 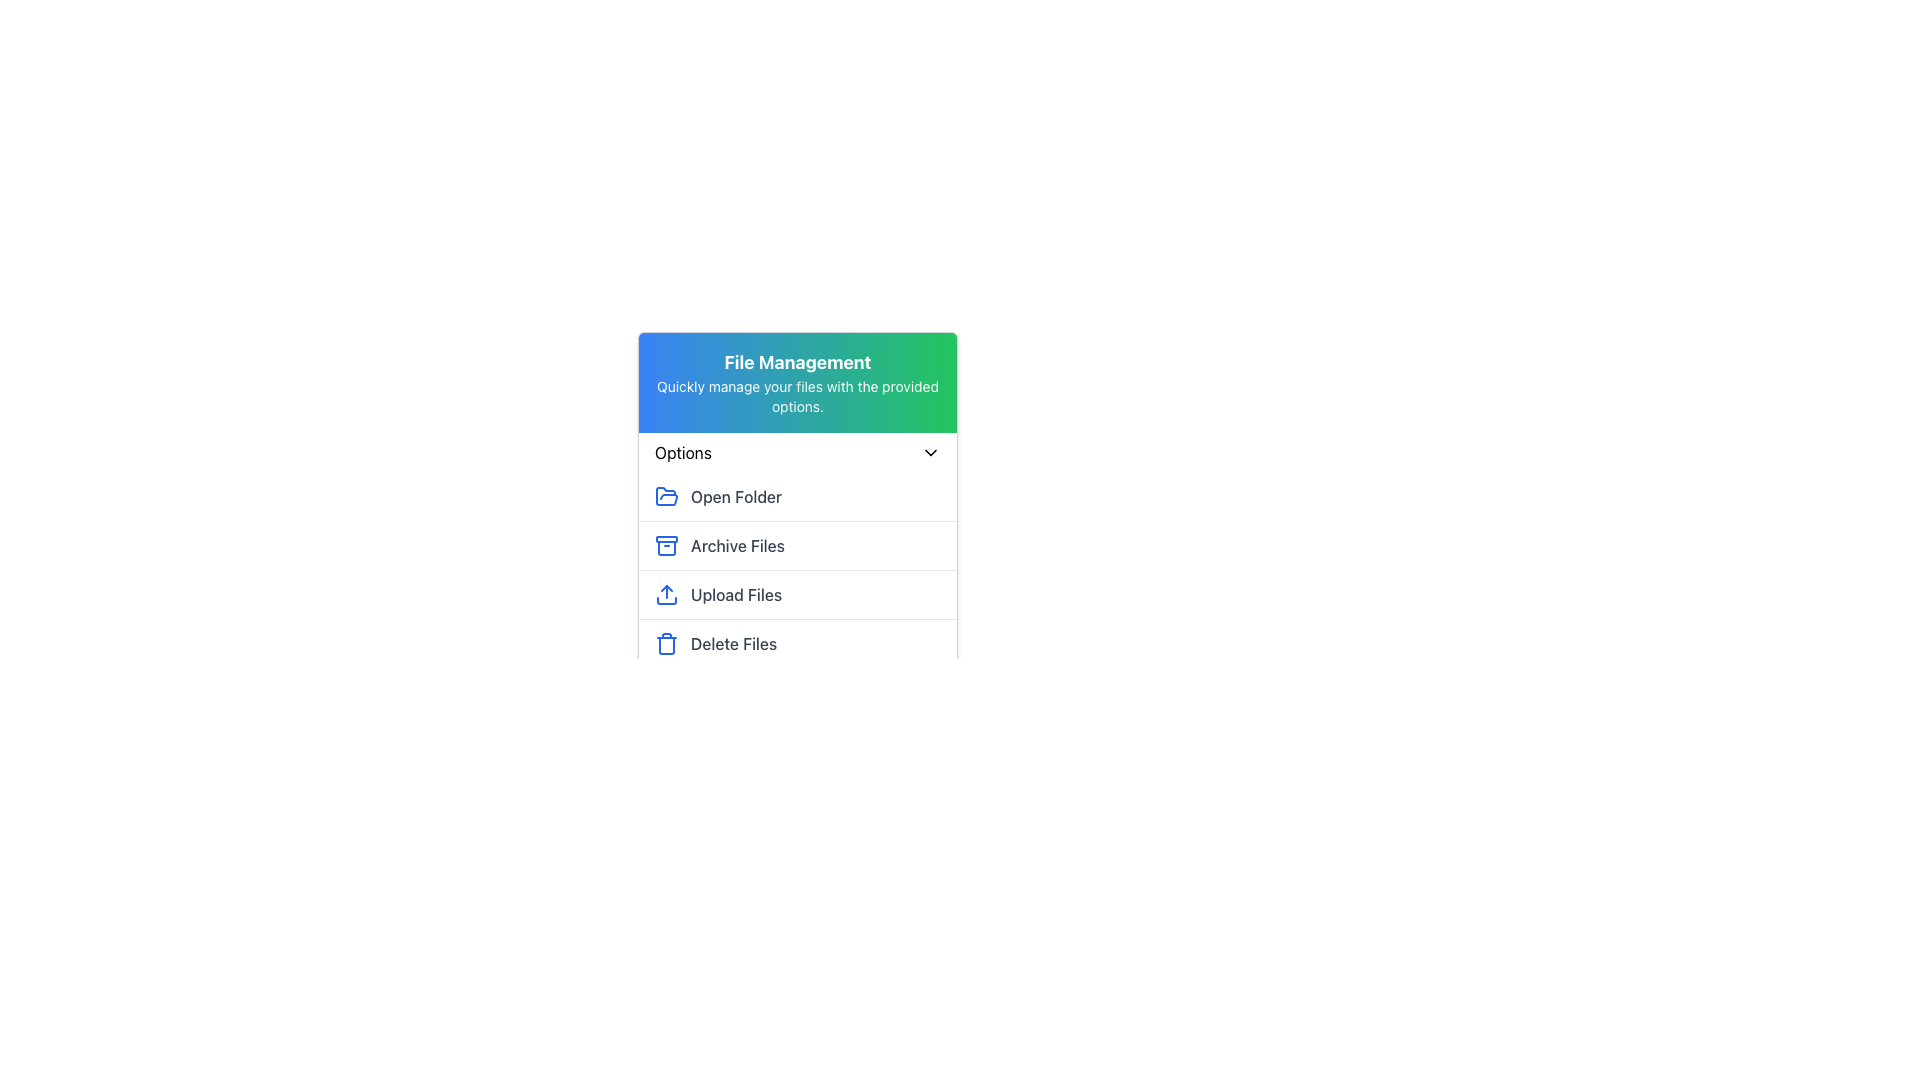 What do you see at coordinates (667, 593) in the screenshot?
I see `the upload files icon located in the third list item of the vertical menu under the 'Options' section, positioned left of the 'Upload Files' text` at bounding box center [667, 593].